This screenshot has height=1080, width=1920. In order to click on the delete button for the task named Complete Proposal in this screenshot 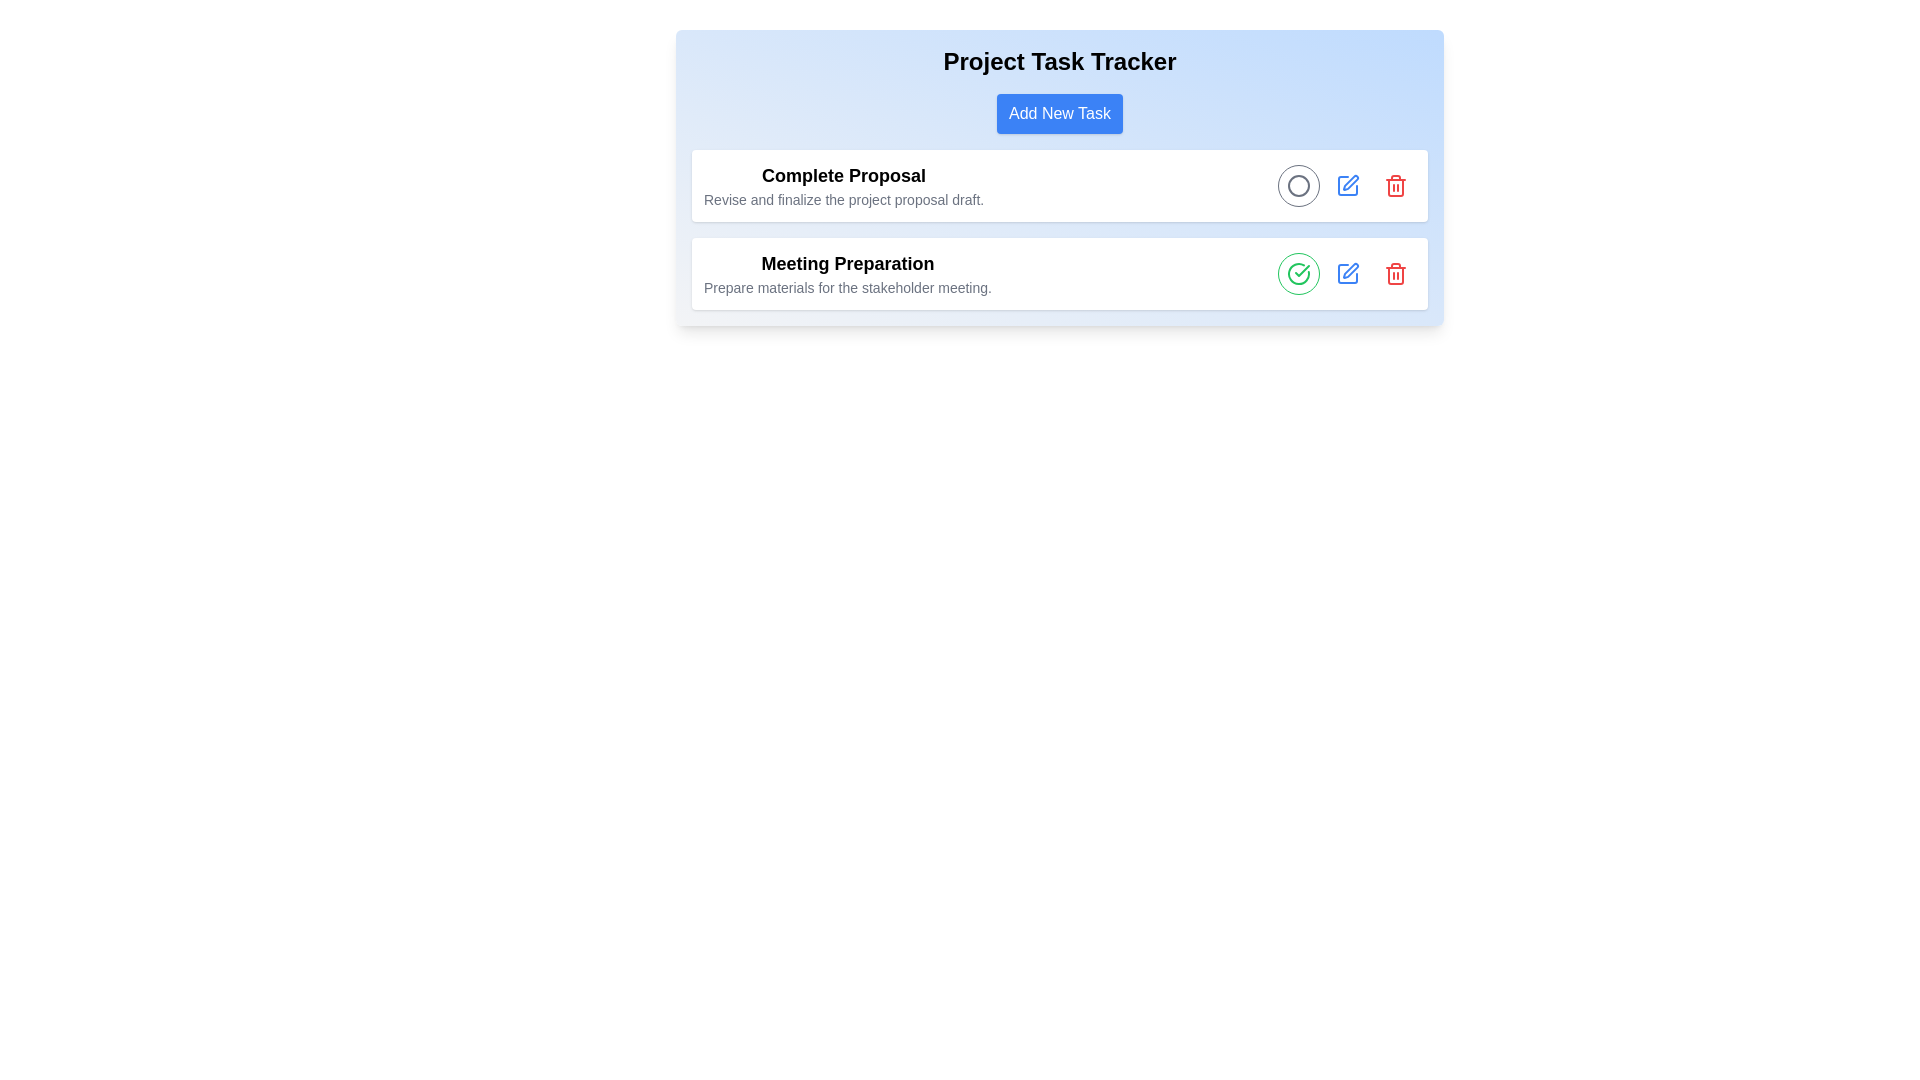, I will do `click(1395, 185)`.